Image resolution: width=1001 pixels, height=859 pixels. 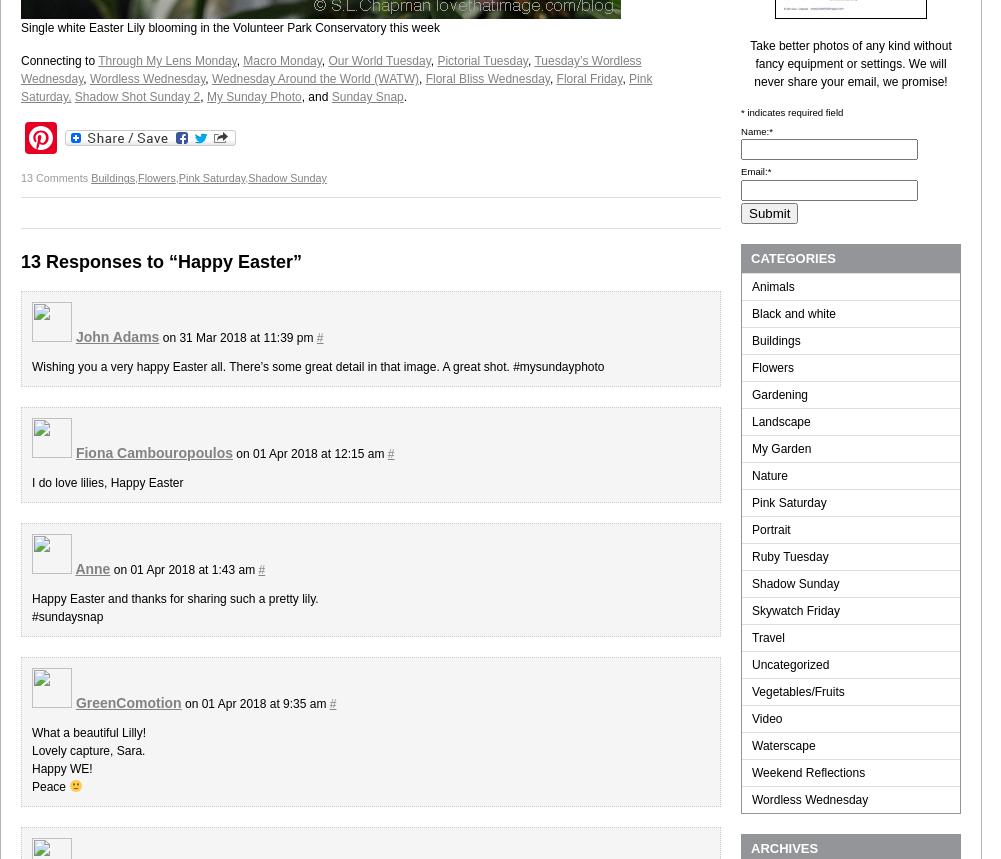 I want to click on 'Pictorial Tuesday', so click(x=437, y=59).